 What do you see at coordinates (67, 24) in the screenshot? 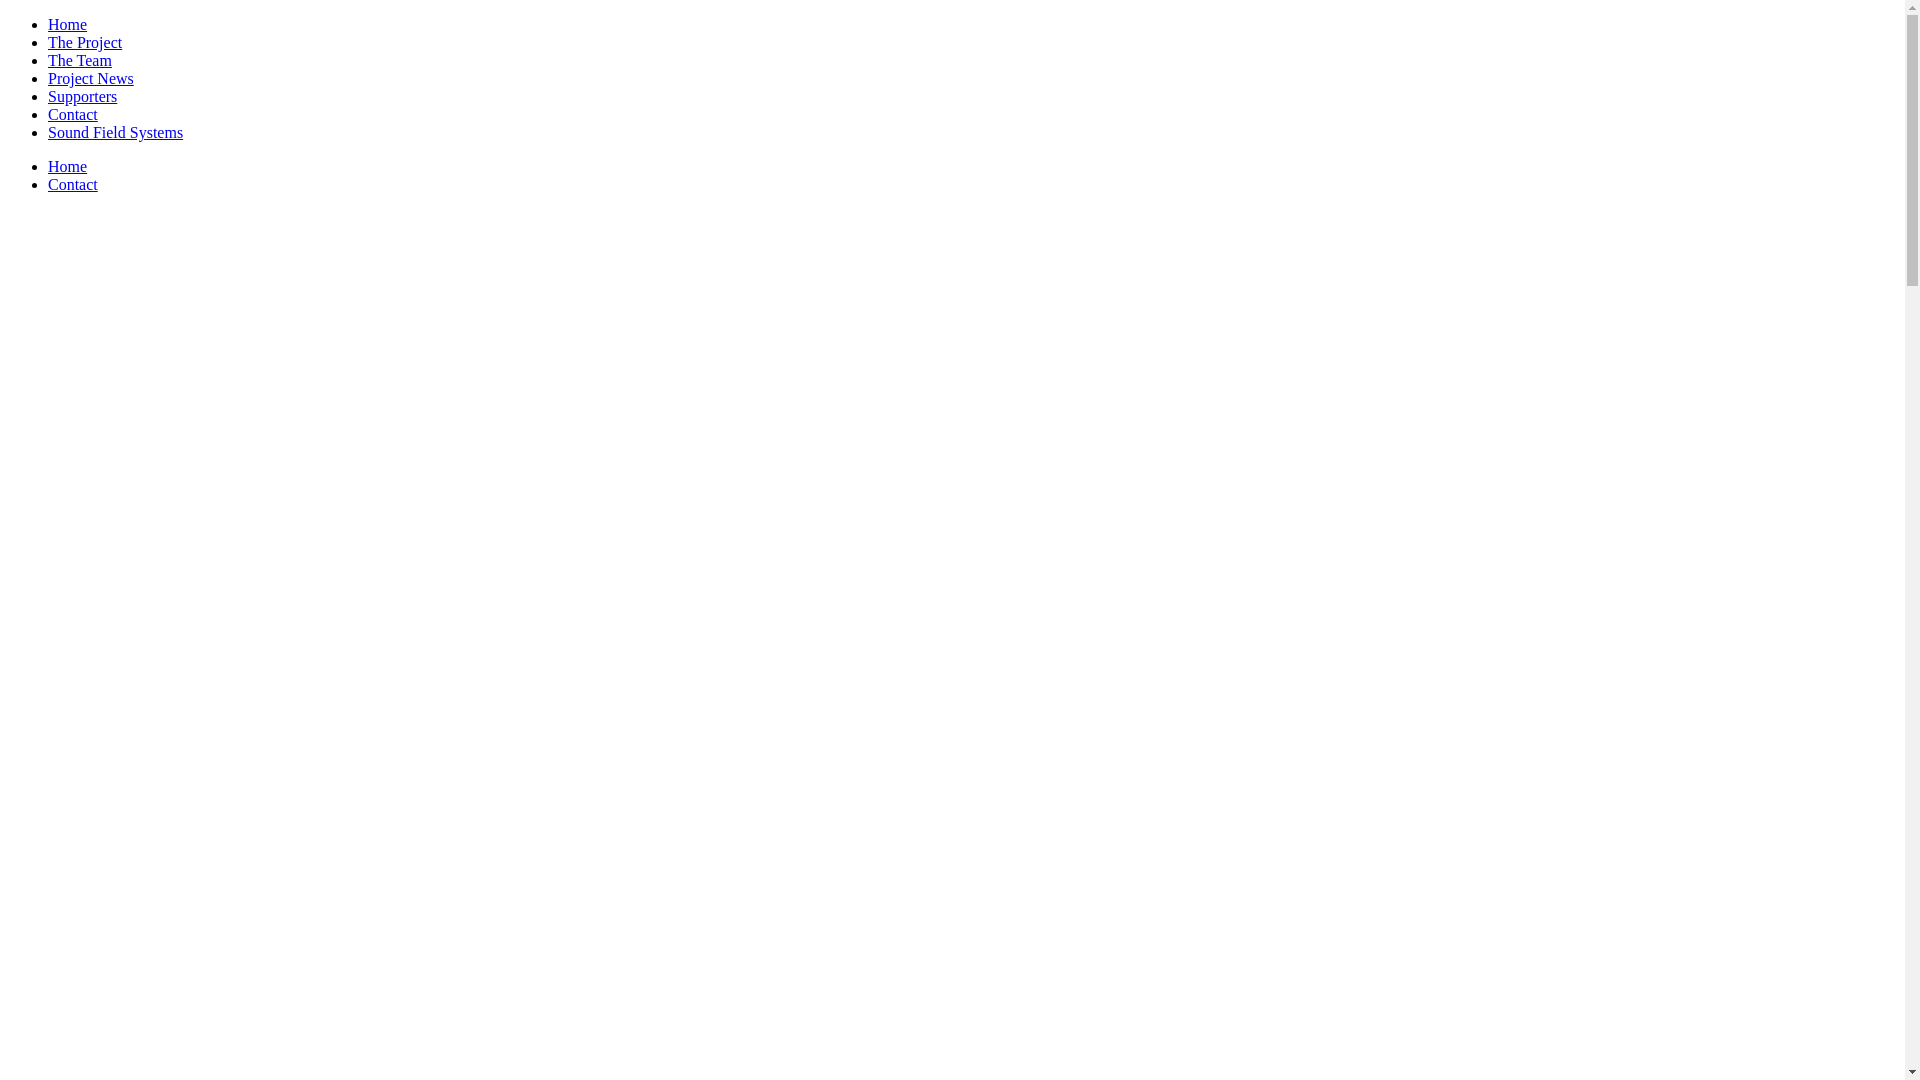
I see `'Home'` at bounding box center [67, 24].